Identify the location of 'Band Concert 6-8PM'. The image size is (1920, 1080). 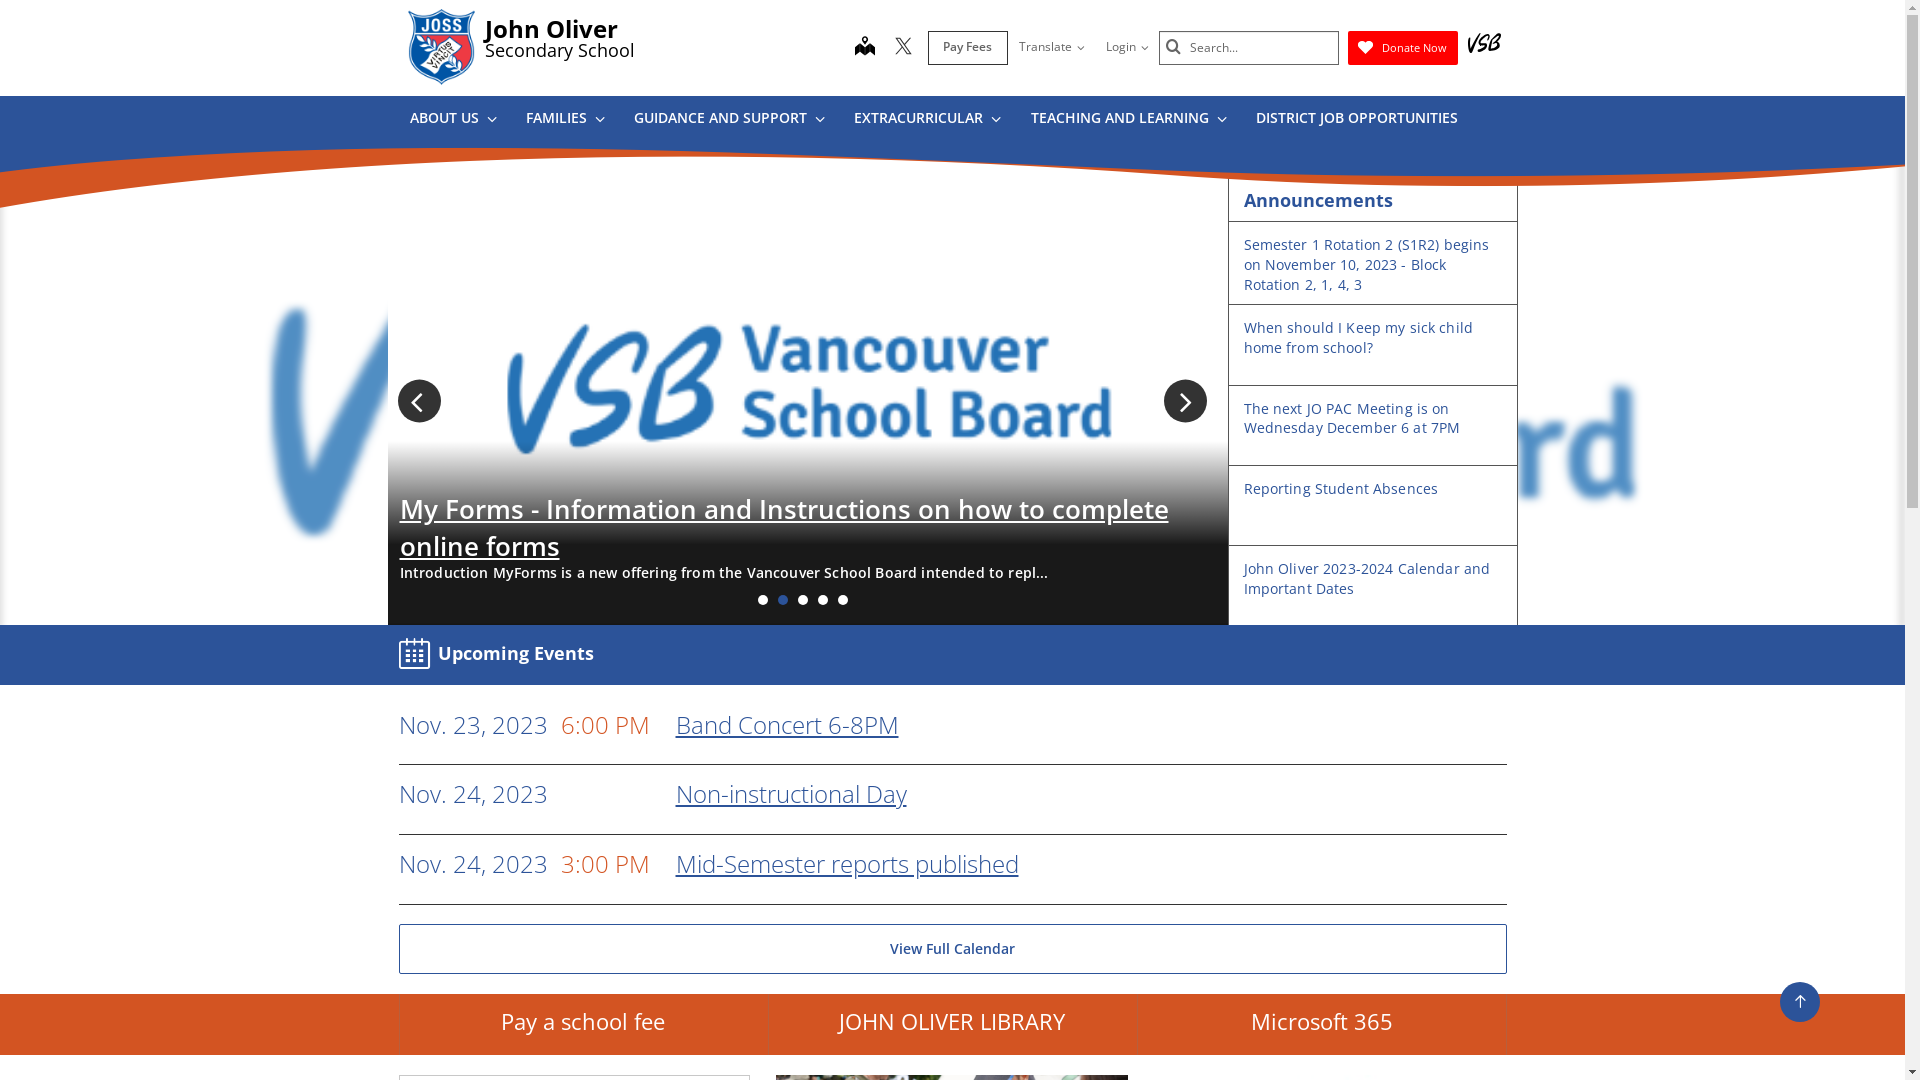
(676, 724).